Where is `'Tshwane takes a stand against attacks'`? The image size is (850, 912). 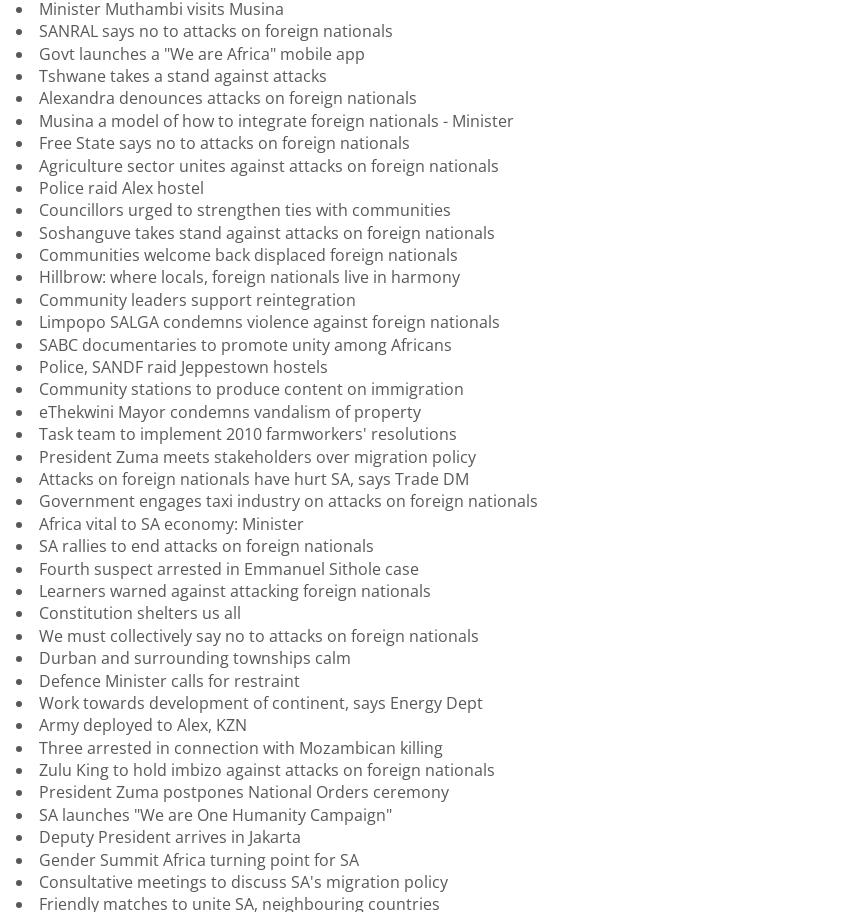
'Tshwane takes a stand against attacks' is located at coordinates (182, 73).